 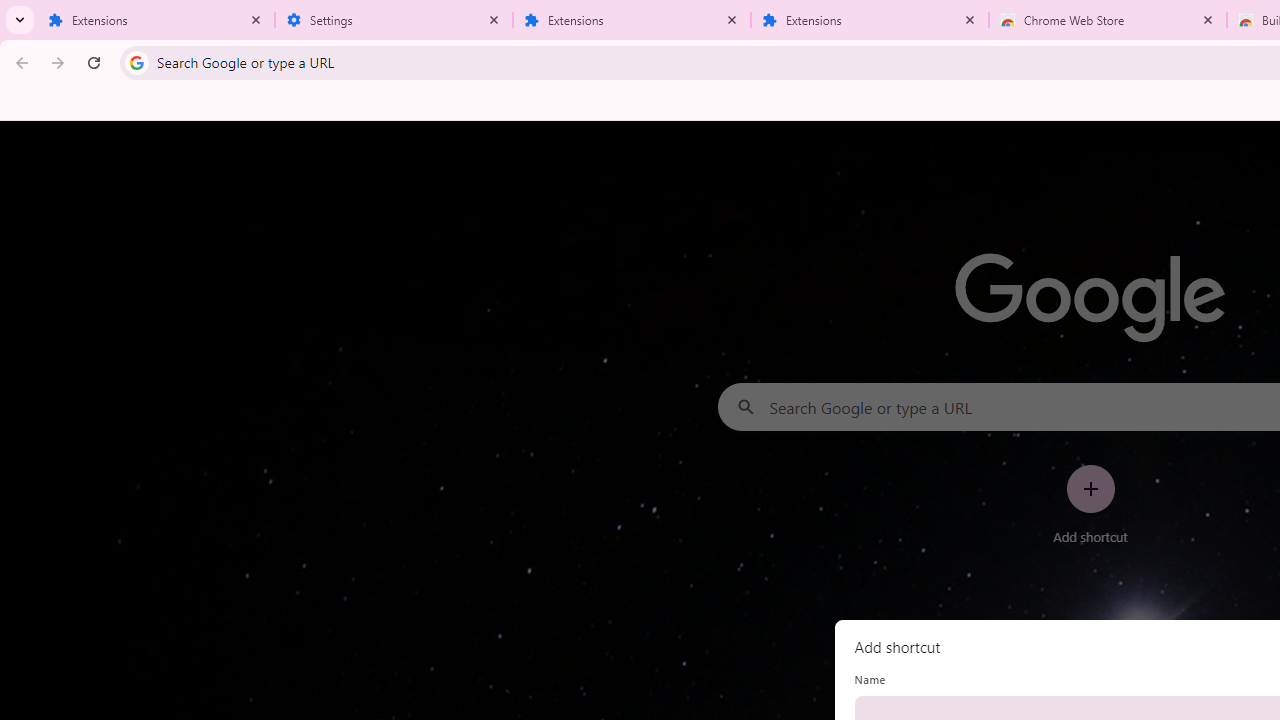 I want to click on 'Extensions', so click(x=155, y=20).